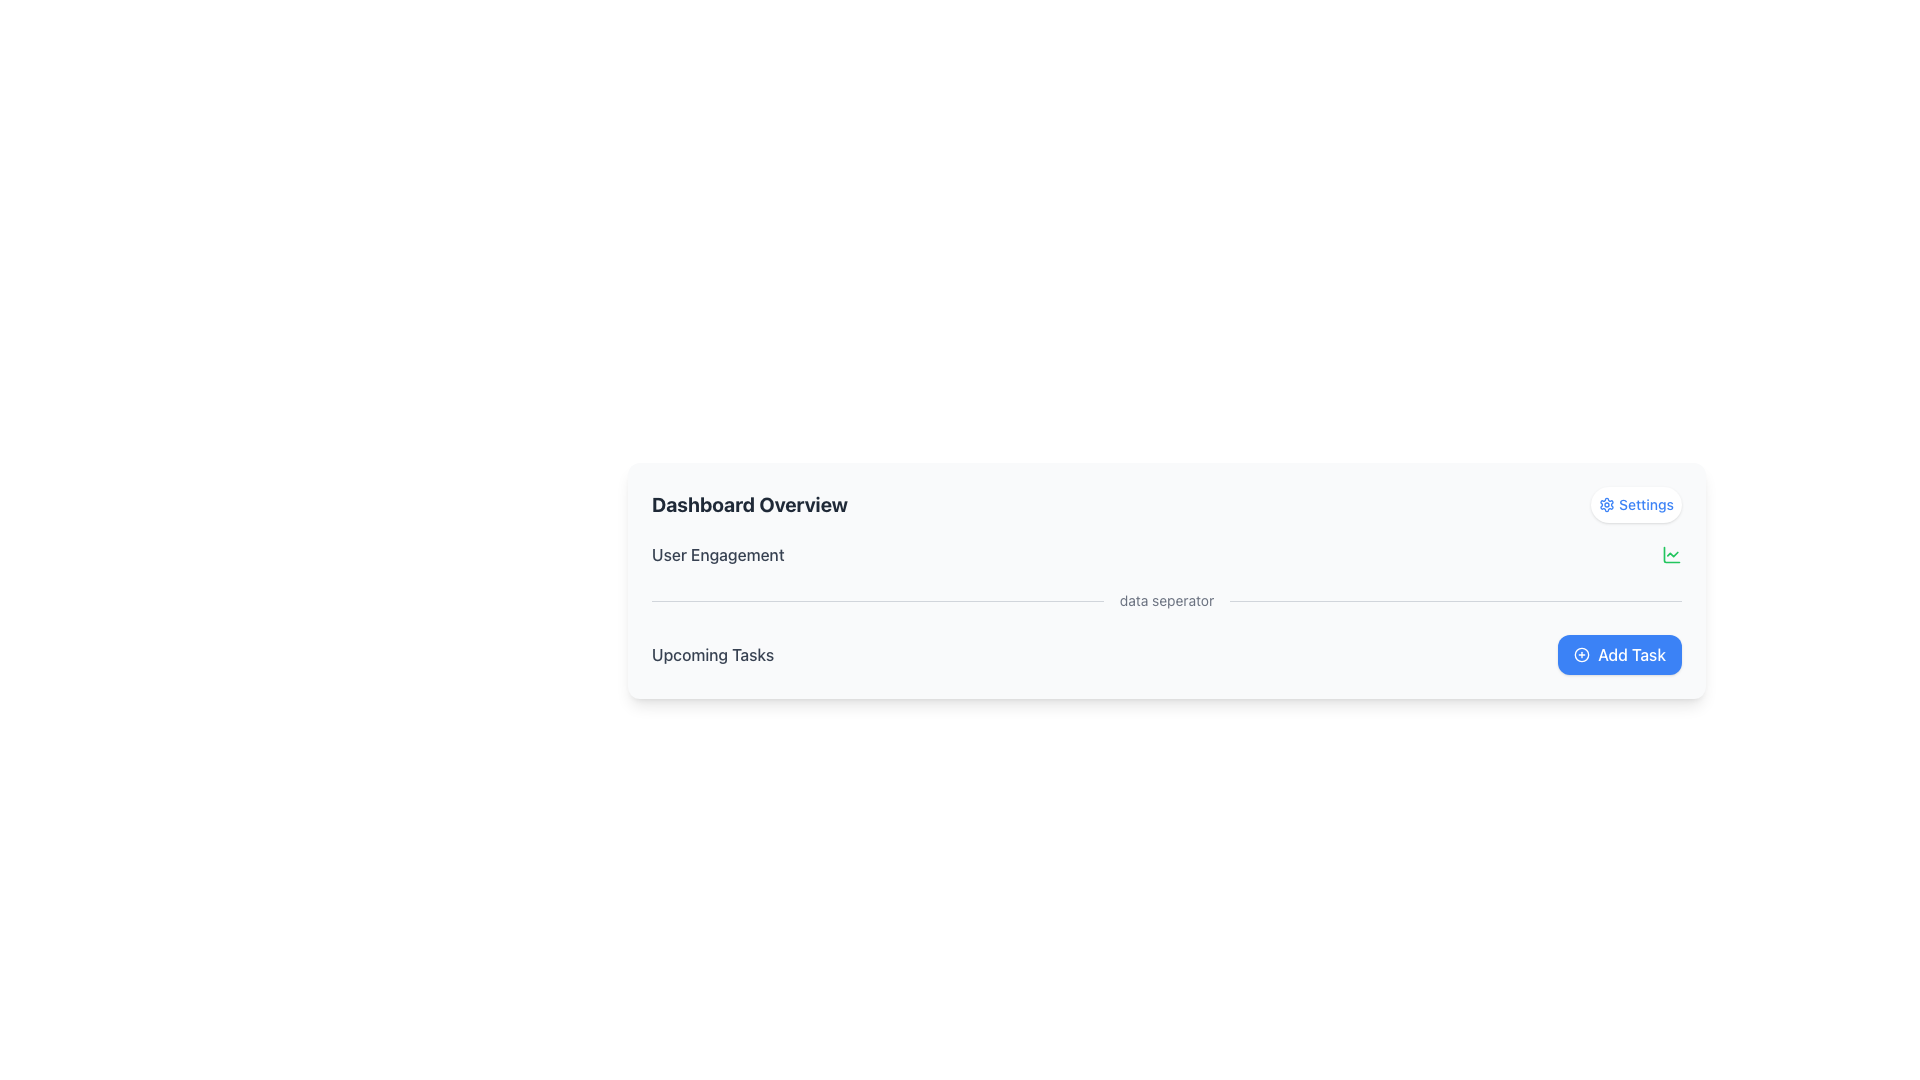 Image resolution: width=1920 pixels, height=1080 pixels. What do you see at coordinates (718, 555) in the screenshot?
I see `the 'User Engagement' text label, which is a gray-colored label with medium font weight located at the top section of the interface` at bounding box center [718, 555].